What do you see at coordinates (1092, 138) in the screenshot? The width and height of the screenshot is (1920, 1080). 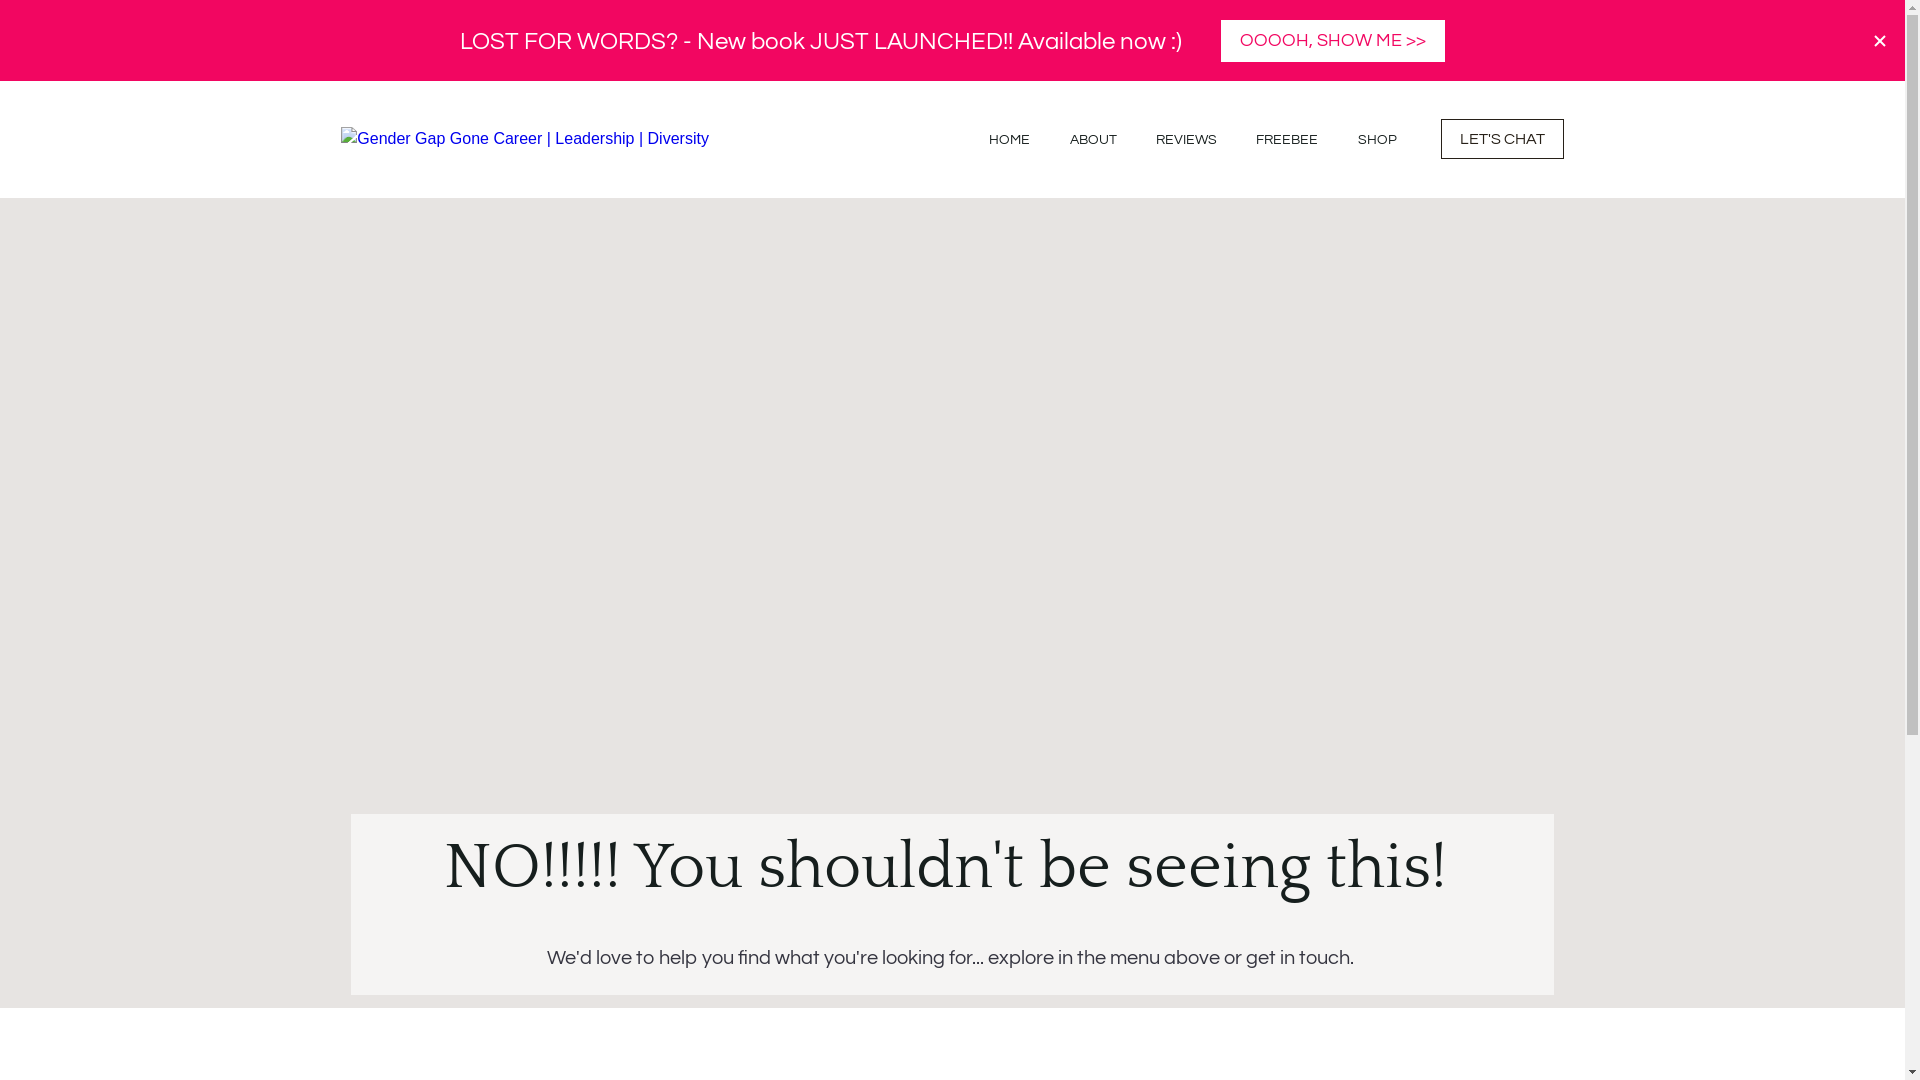 I see `'ABOUT'` at bounding box center [1092, 138].